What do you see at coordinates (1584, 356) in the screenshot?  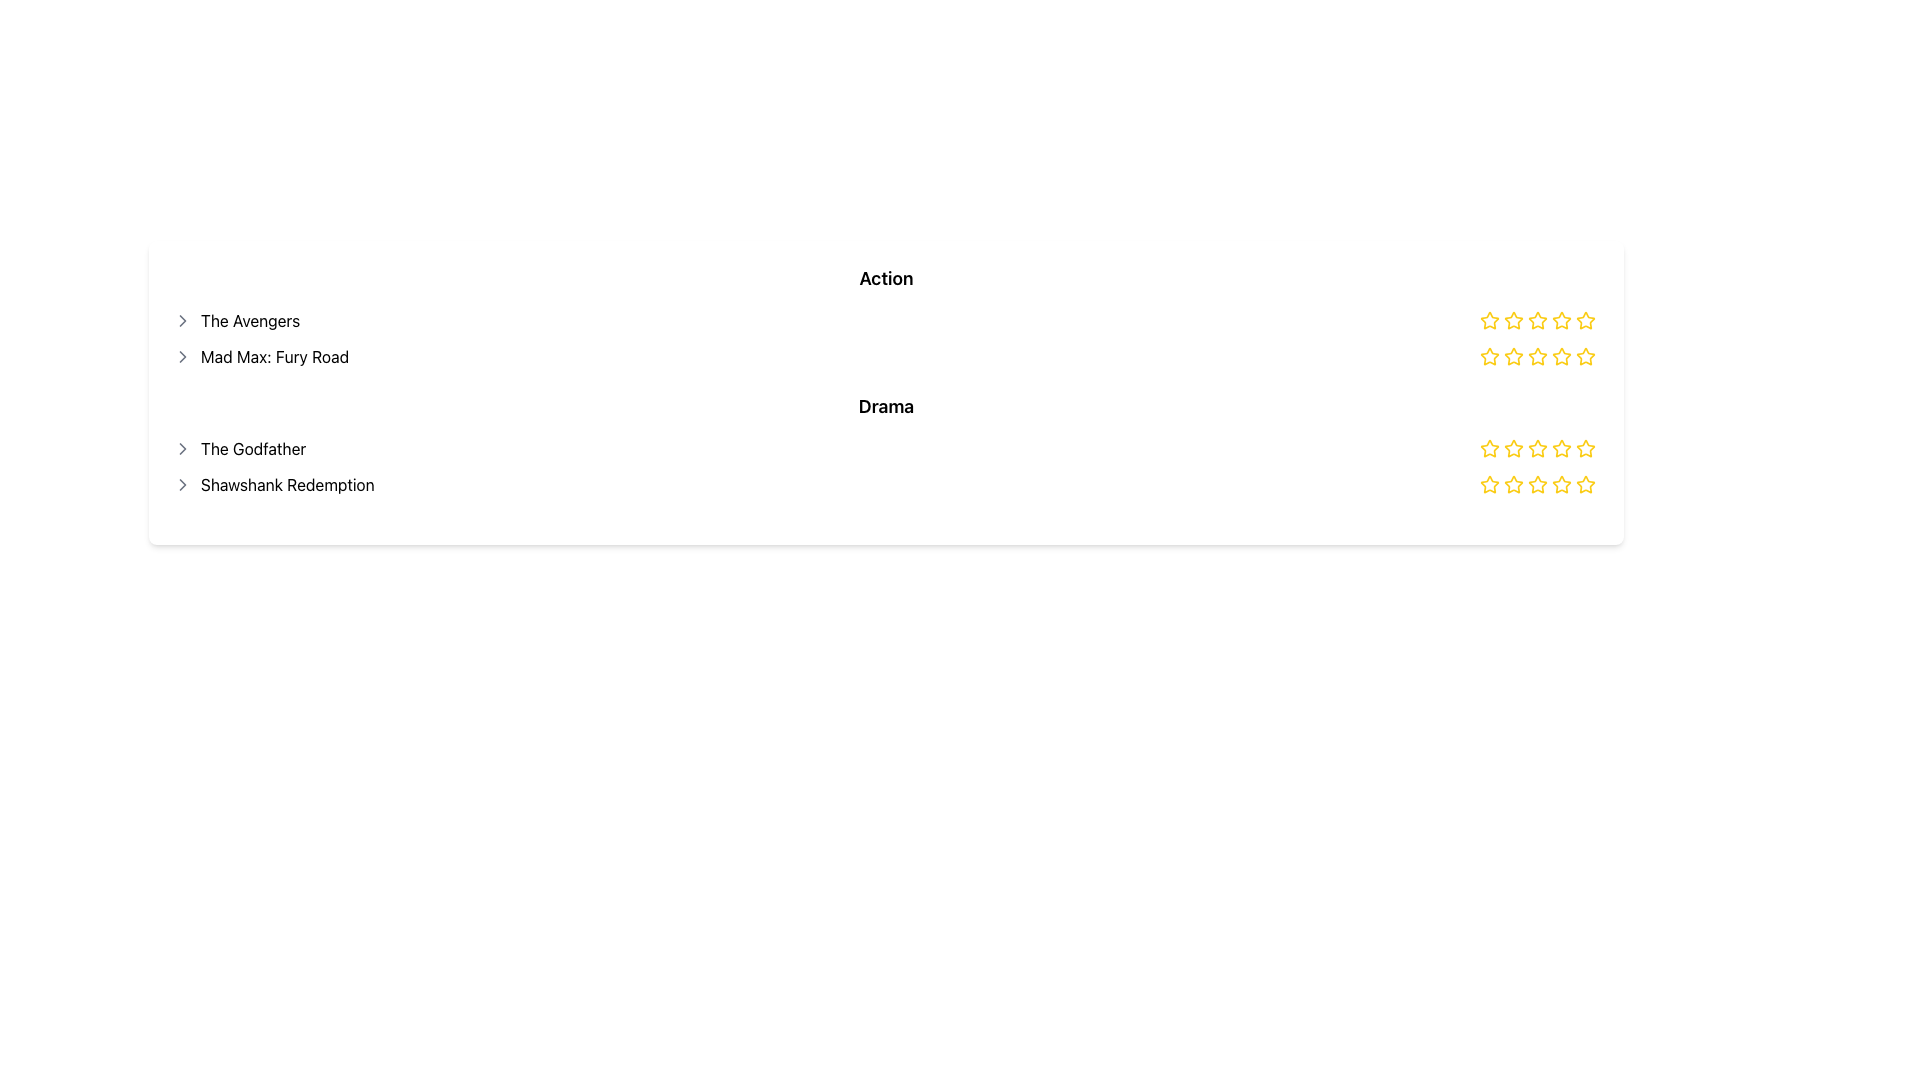 I see `the fourth star in the rating component for the movie 'Mad Max: Fury Road'` at bounding box center [1584, 356].